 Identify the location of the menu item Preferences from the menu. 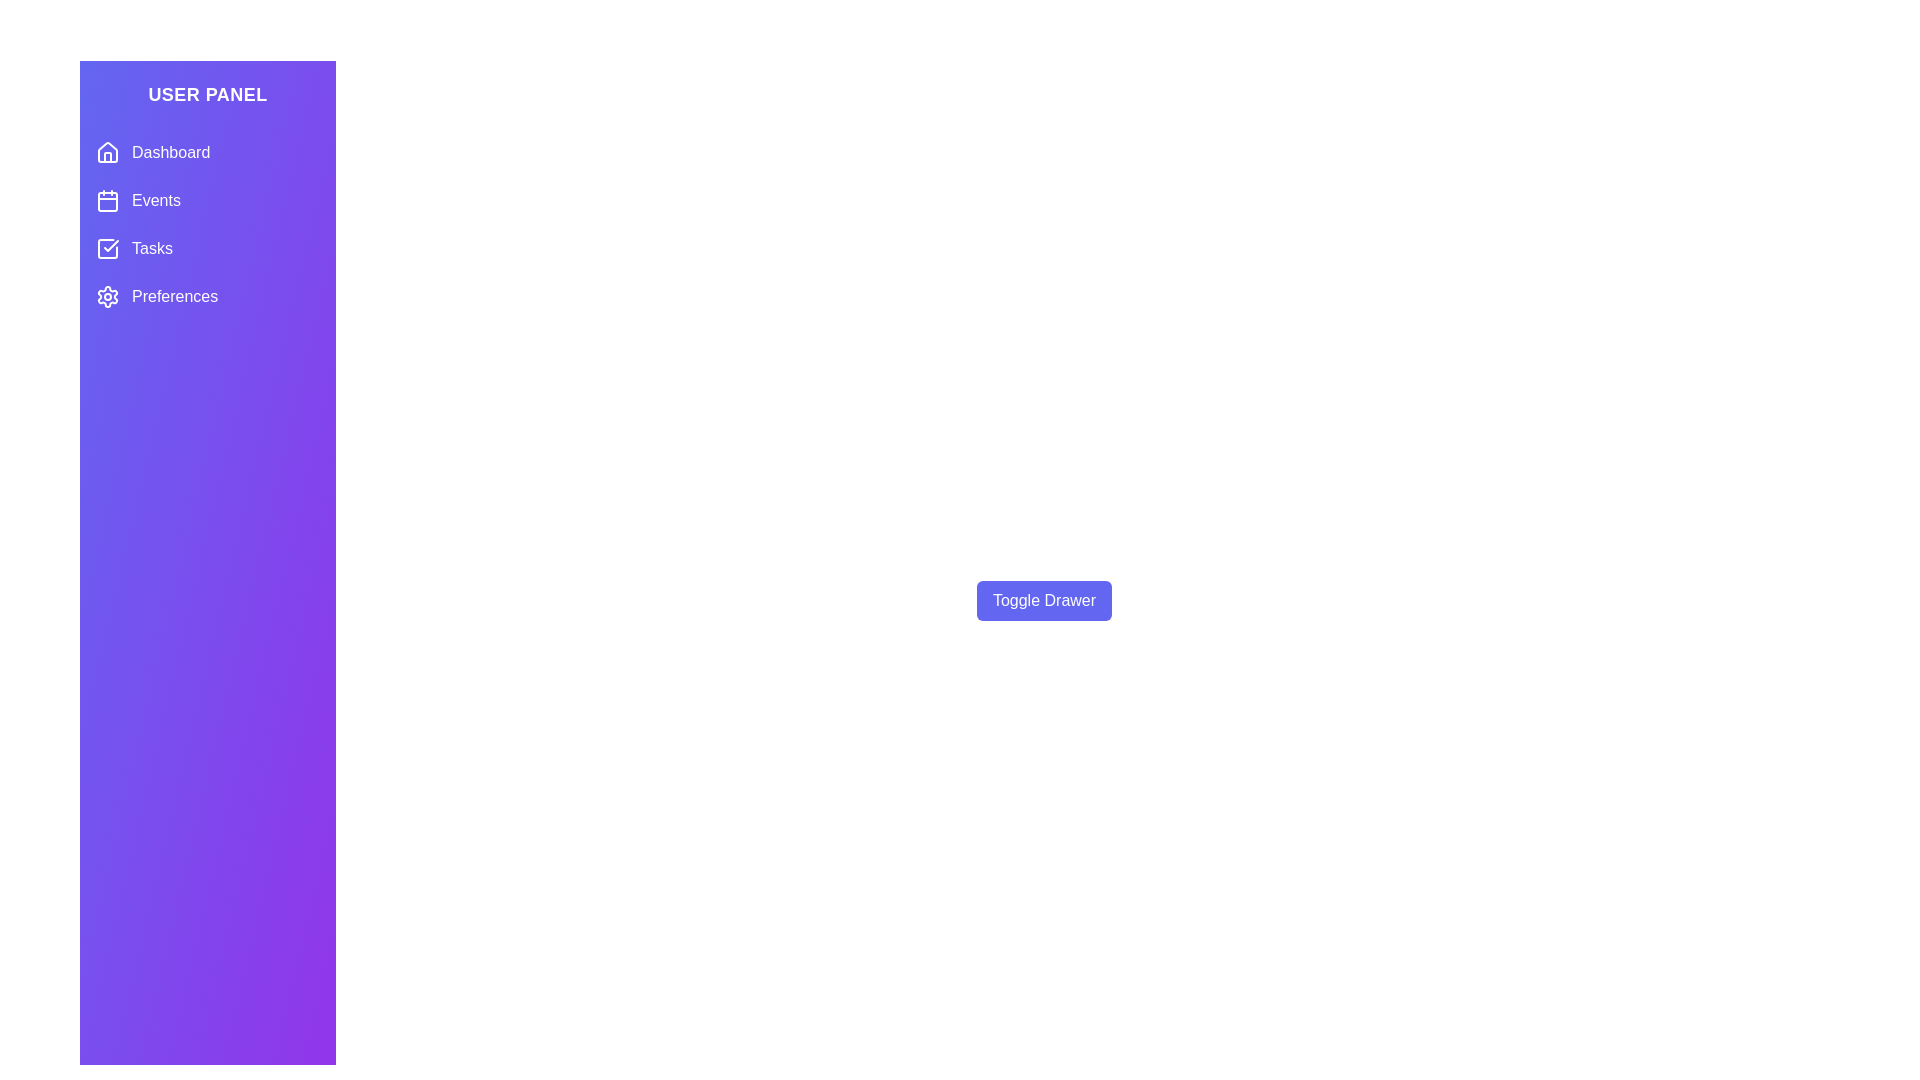
(207, 297).